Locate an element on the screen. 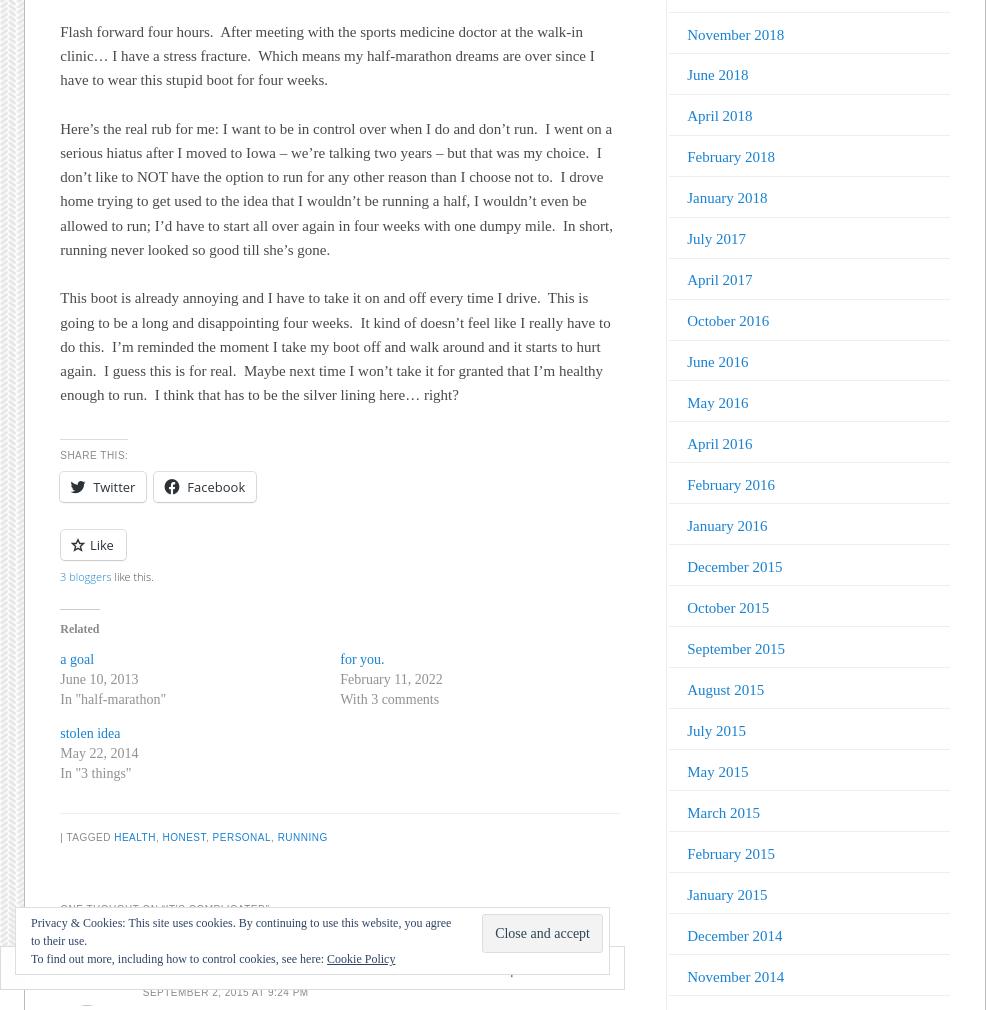  'June 2018' is located at coordinates (716, 74).